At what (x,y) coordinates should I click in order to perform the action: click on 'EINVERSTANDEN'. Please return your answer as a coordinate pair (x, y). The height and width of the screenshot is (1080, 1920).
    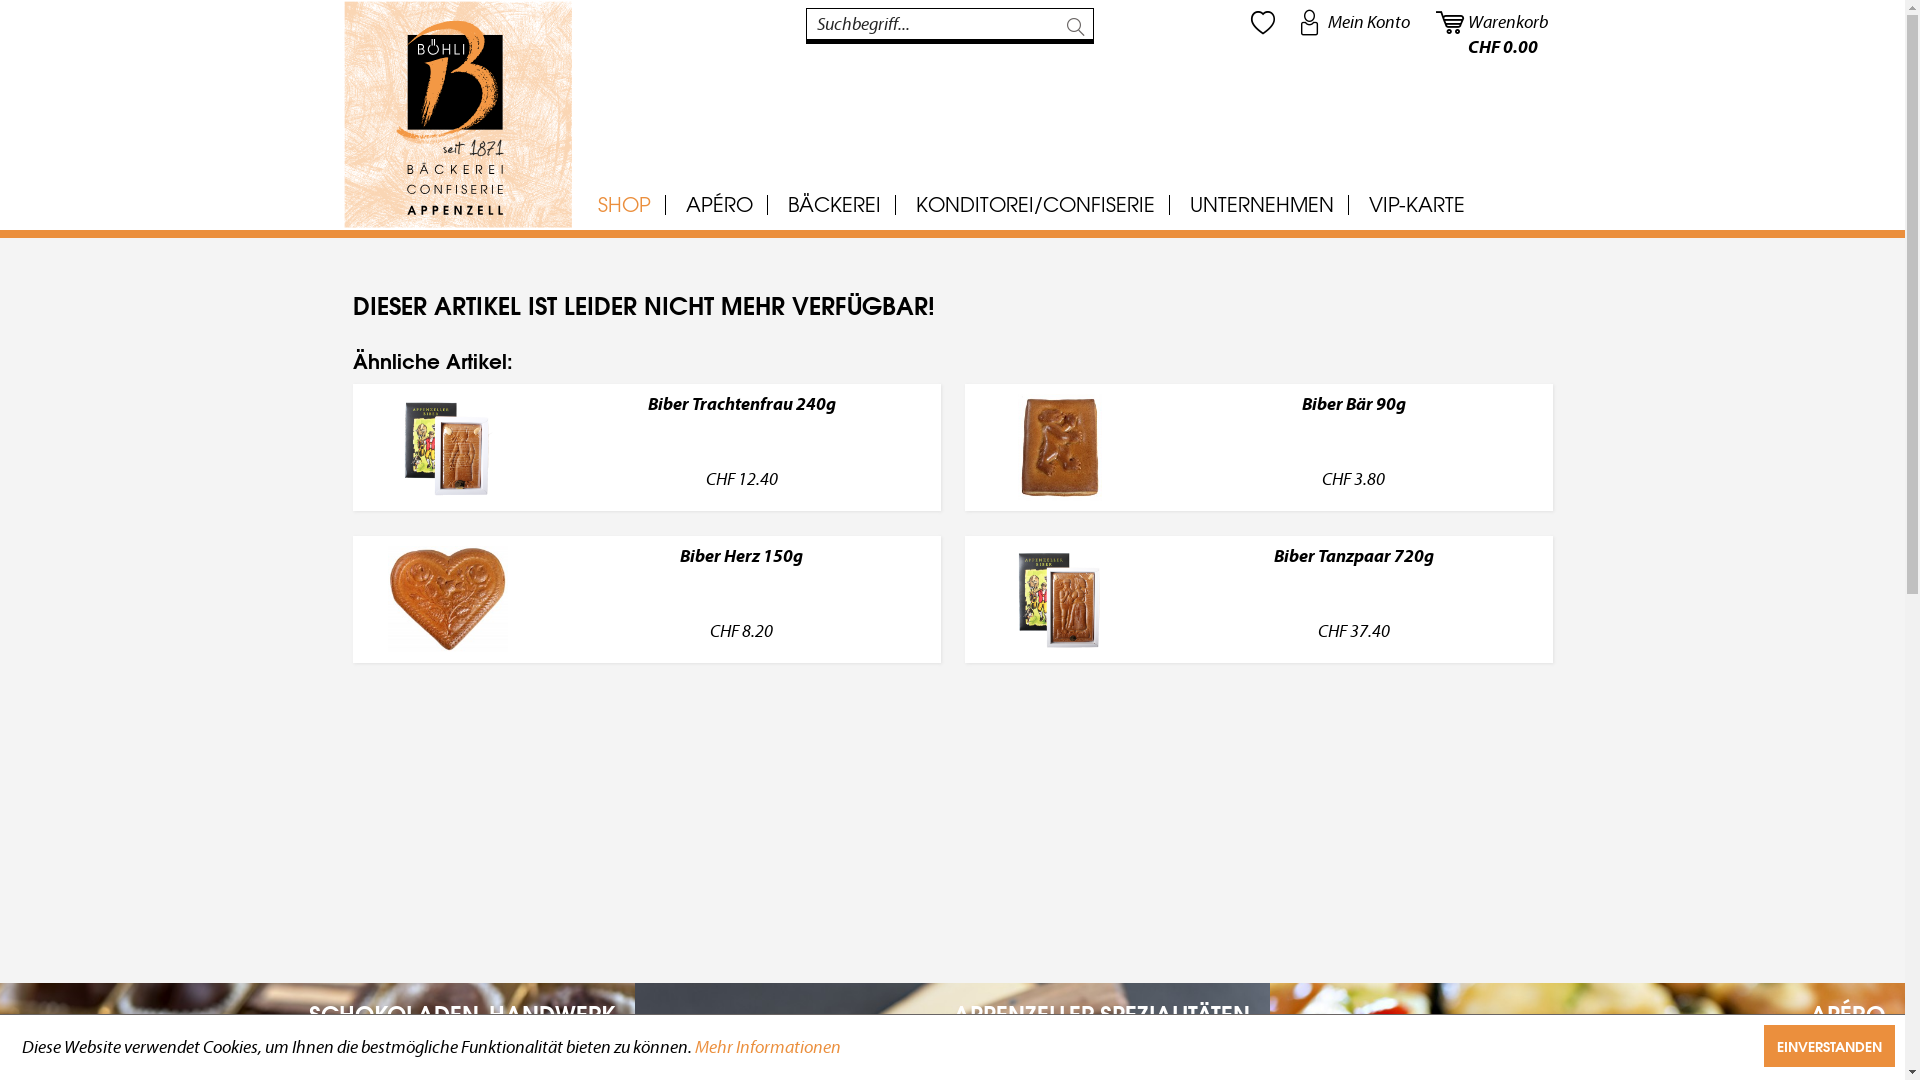
    Looking at the image, I should click on (1829, 1044).